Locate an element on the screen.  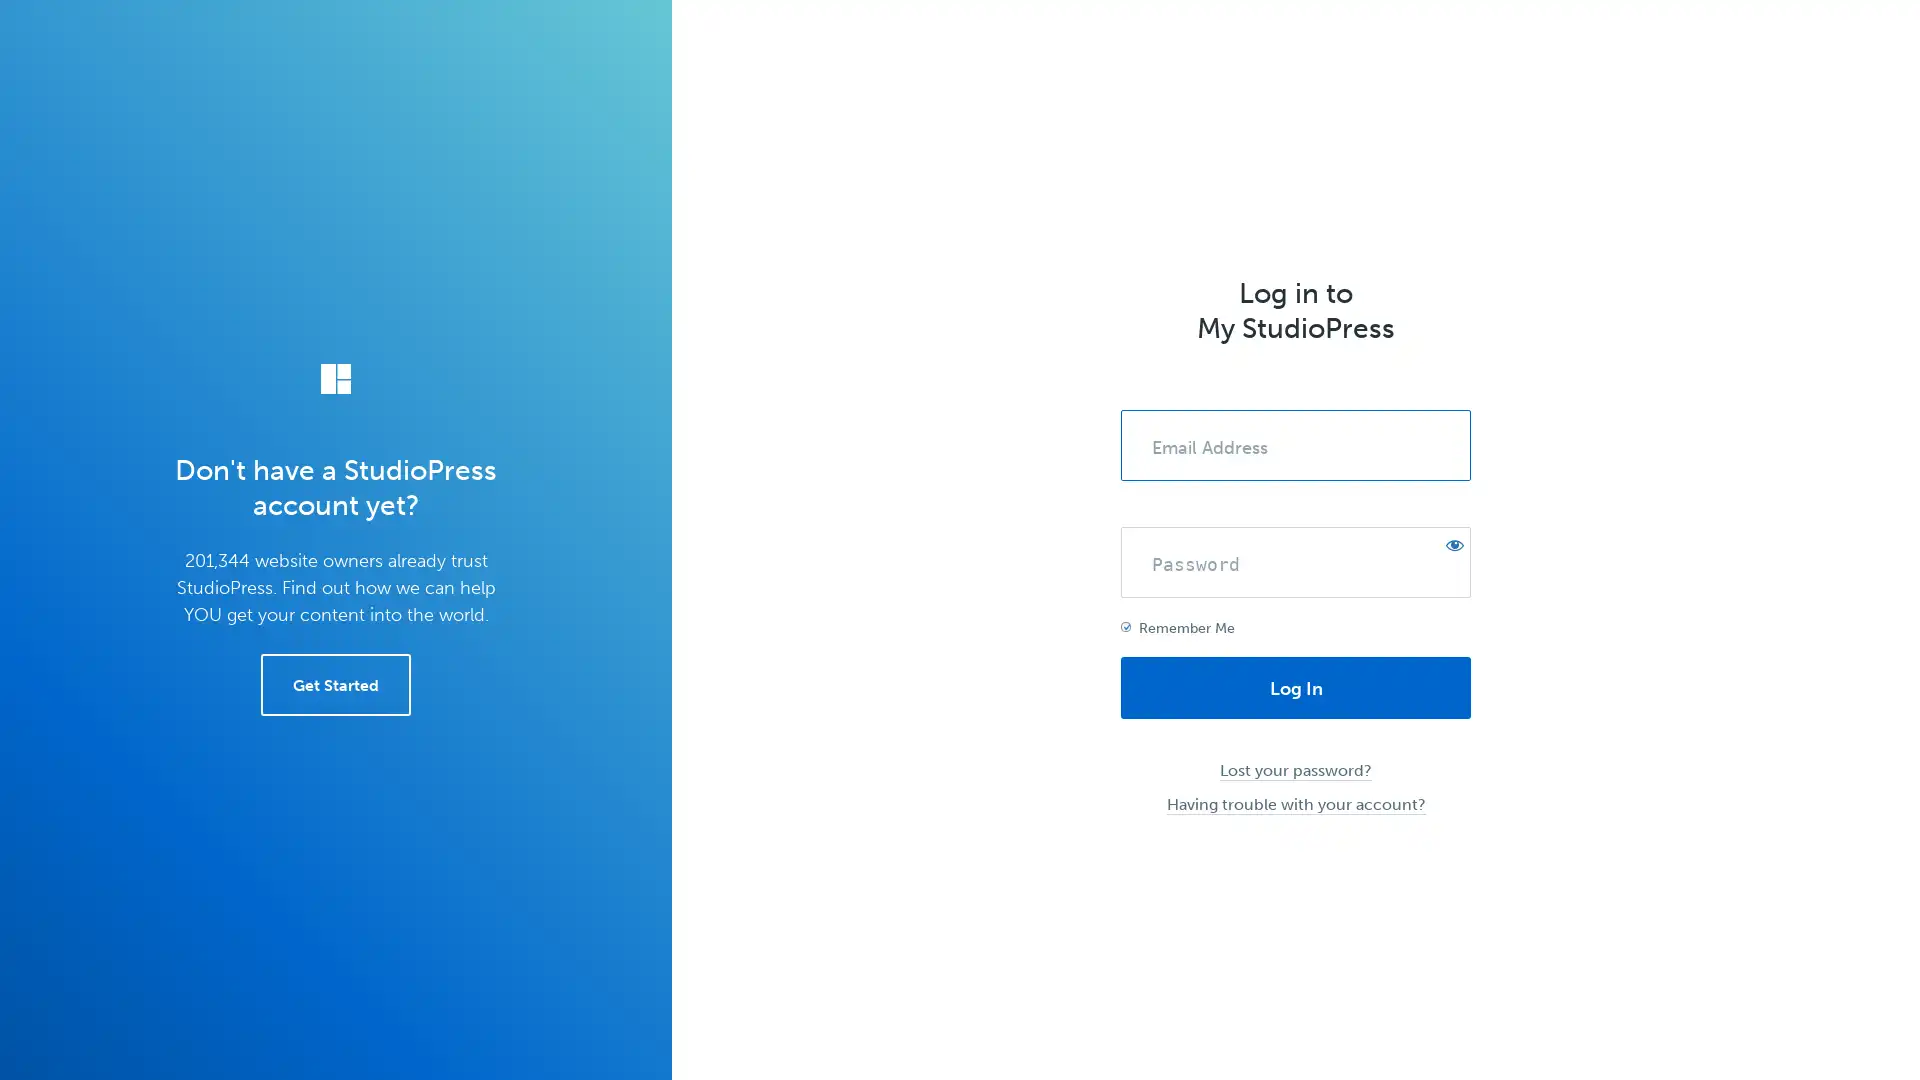
Log In is located at coordinates (1296, 685).